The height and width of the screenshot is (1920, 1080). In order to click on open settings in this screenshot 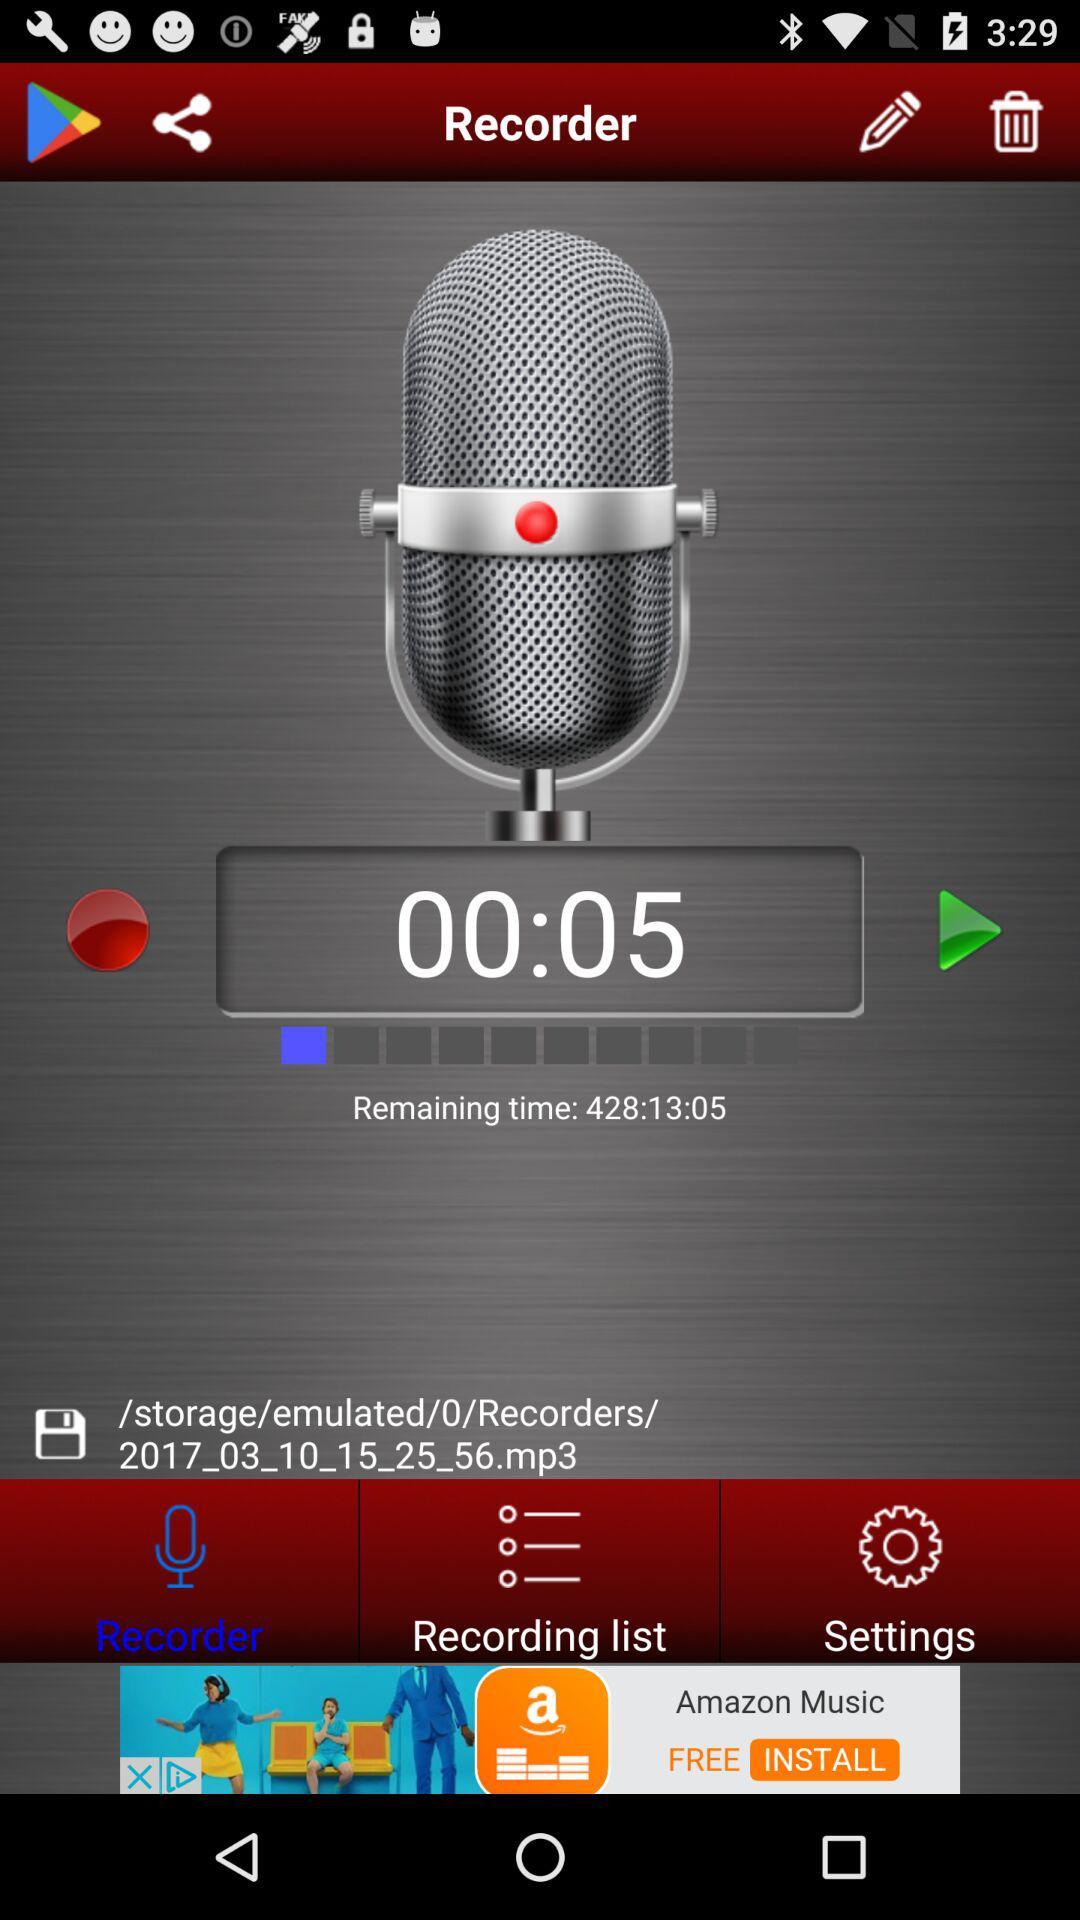, I will do `click(900, 1569)`.